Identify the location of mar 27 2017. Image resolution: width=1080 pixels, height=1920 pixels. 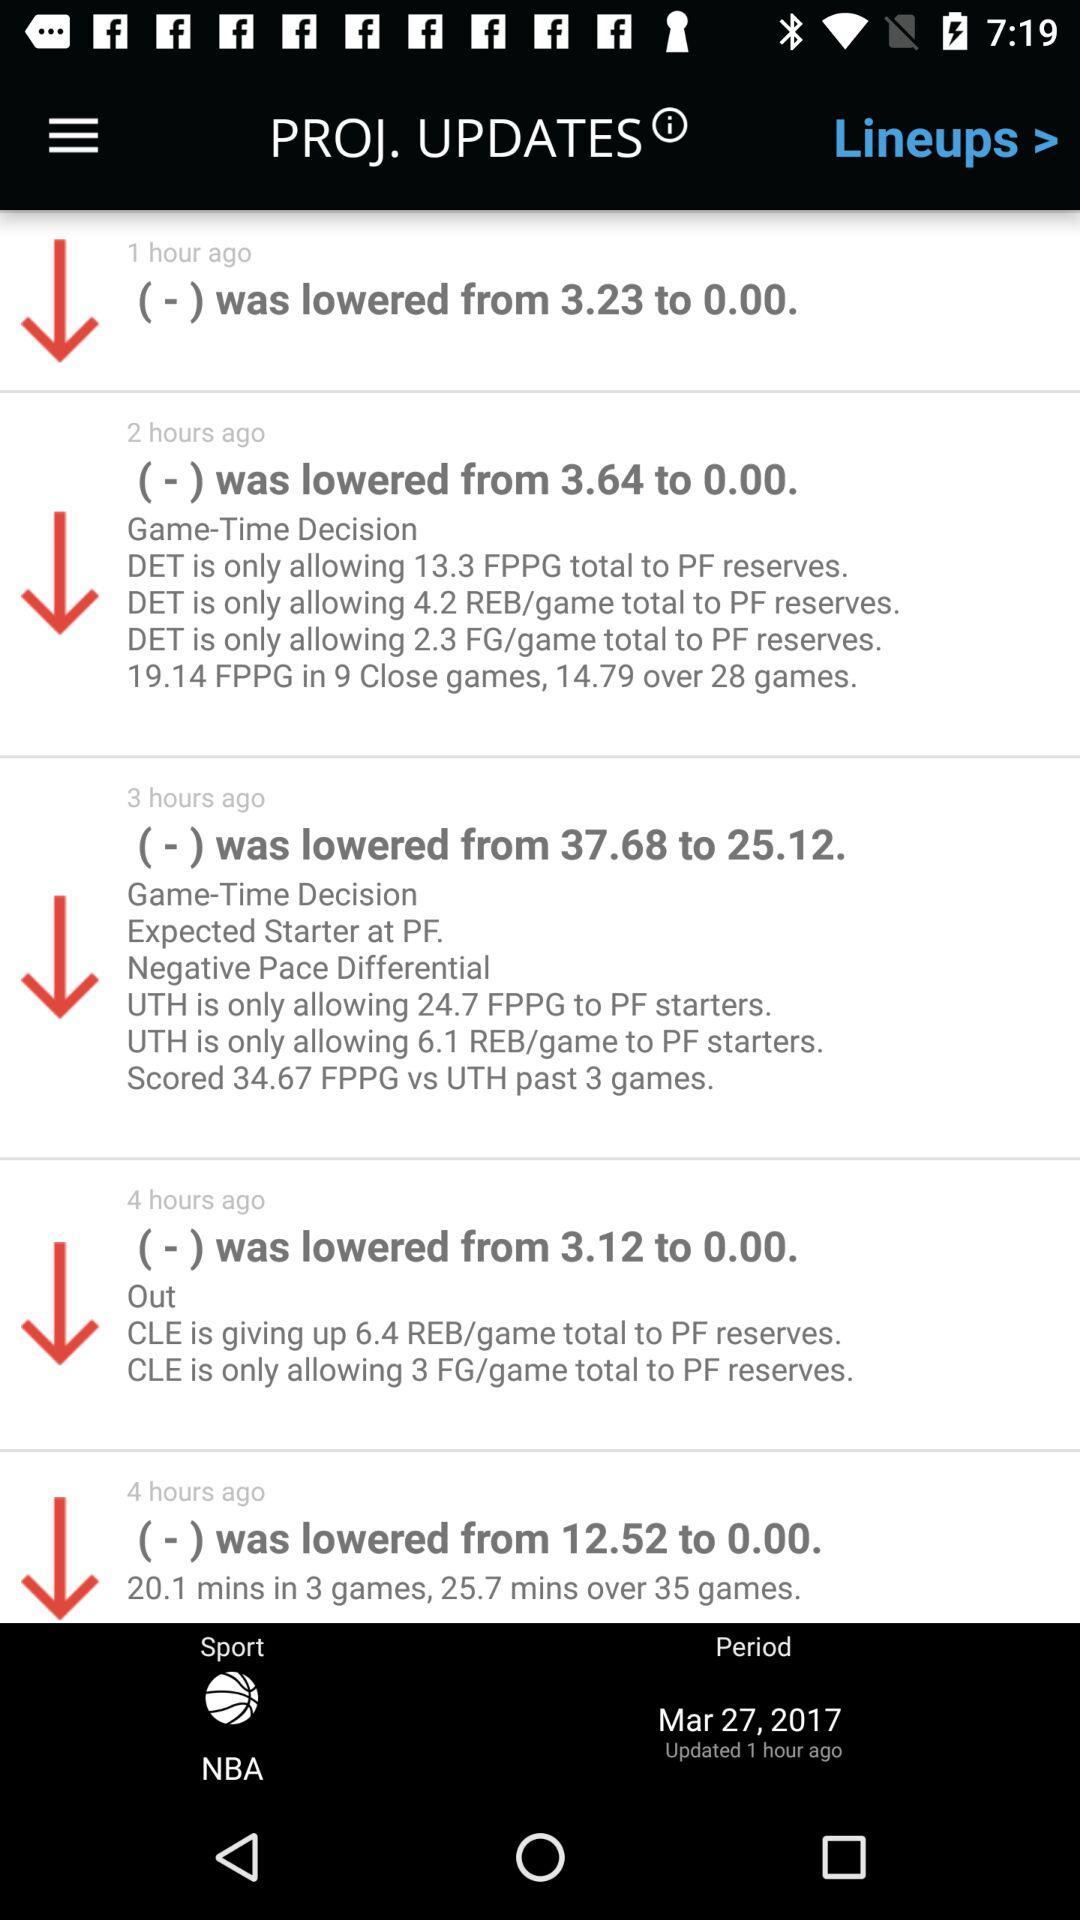
(753, 1729).